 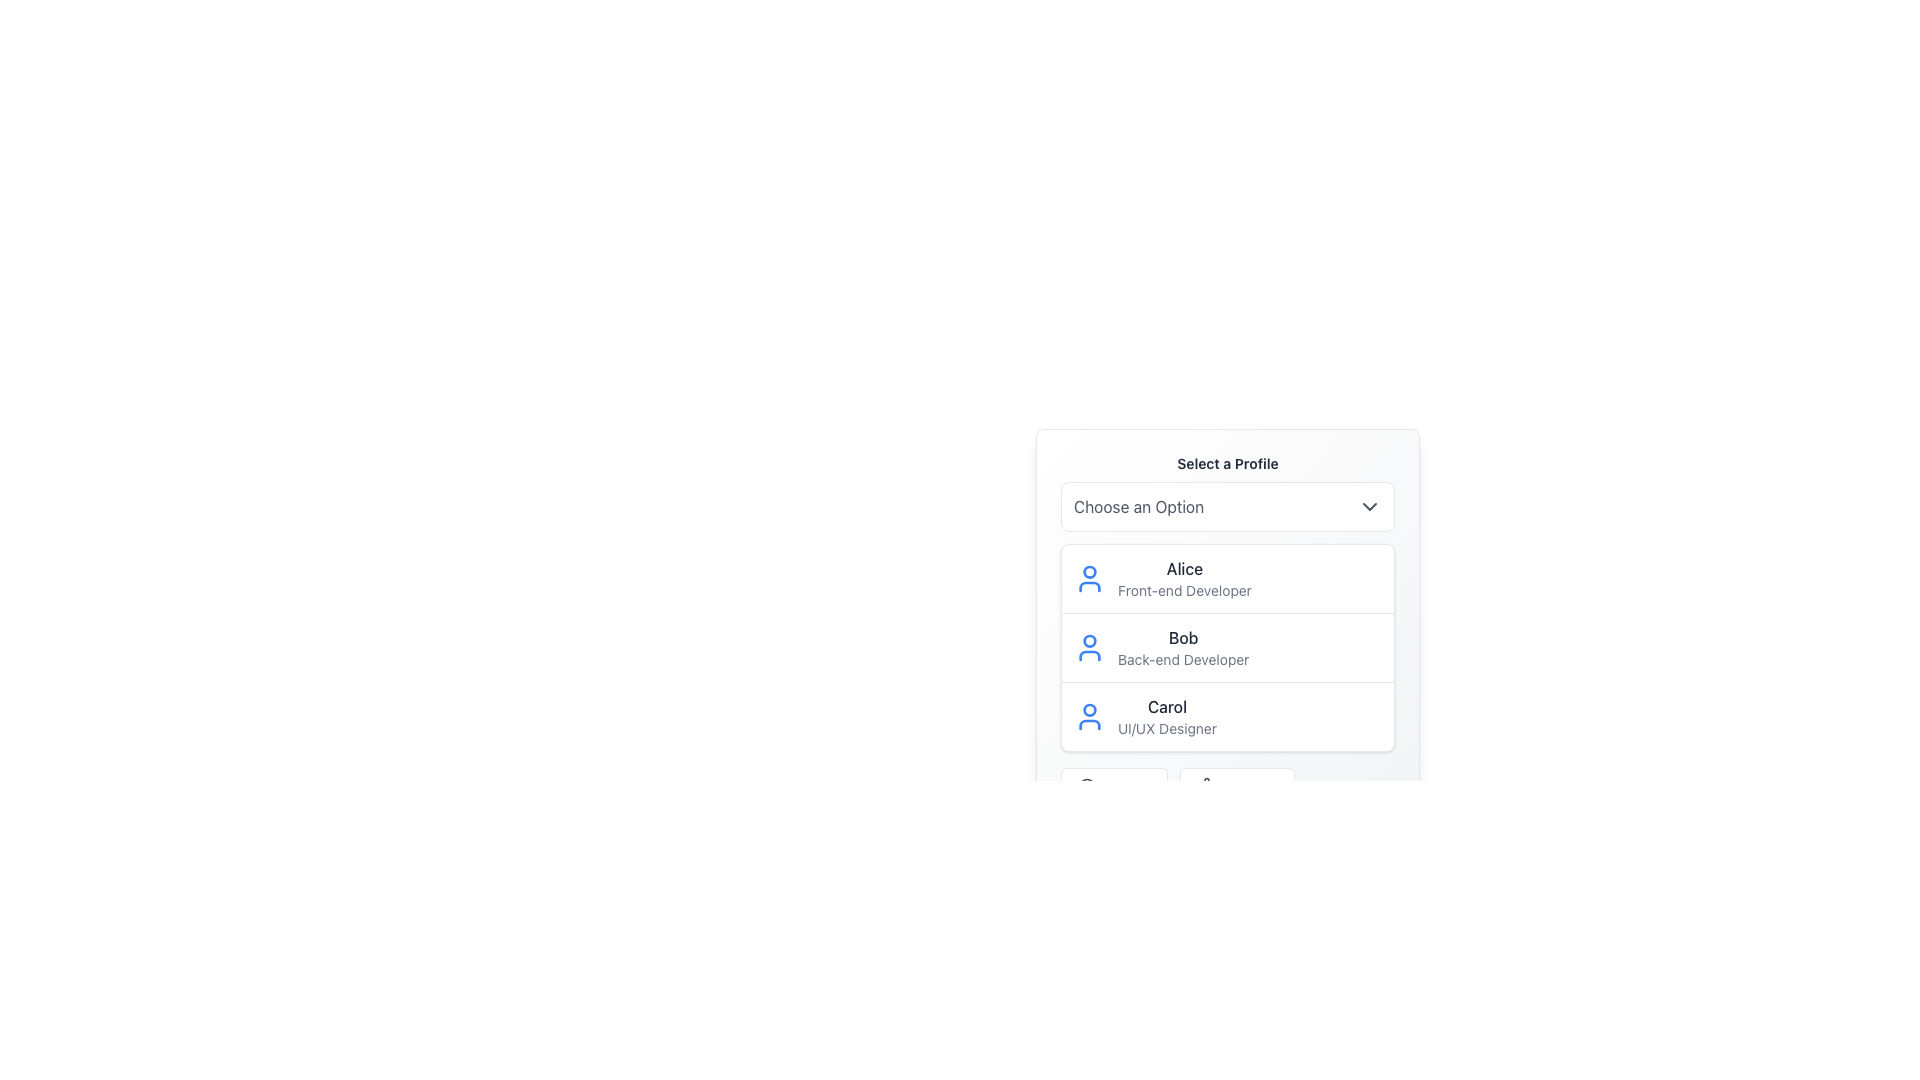 What do you see at coordinates (1167, 705) in the screenshot?
I see `the displayed name of the profile 'UI/UX Designer' in the dropdown list under 'Select a Profile', which is the third entry in the list` at bounding box center [1167, 705].